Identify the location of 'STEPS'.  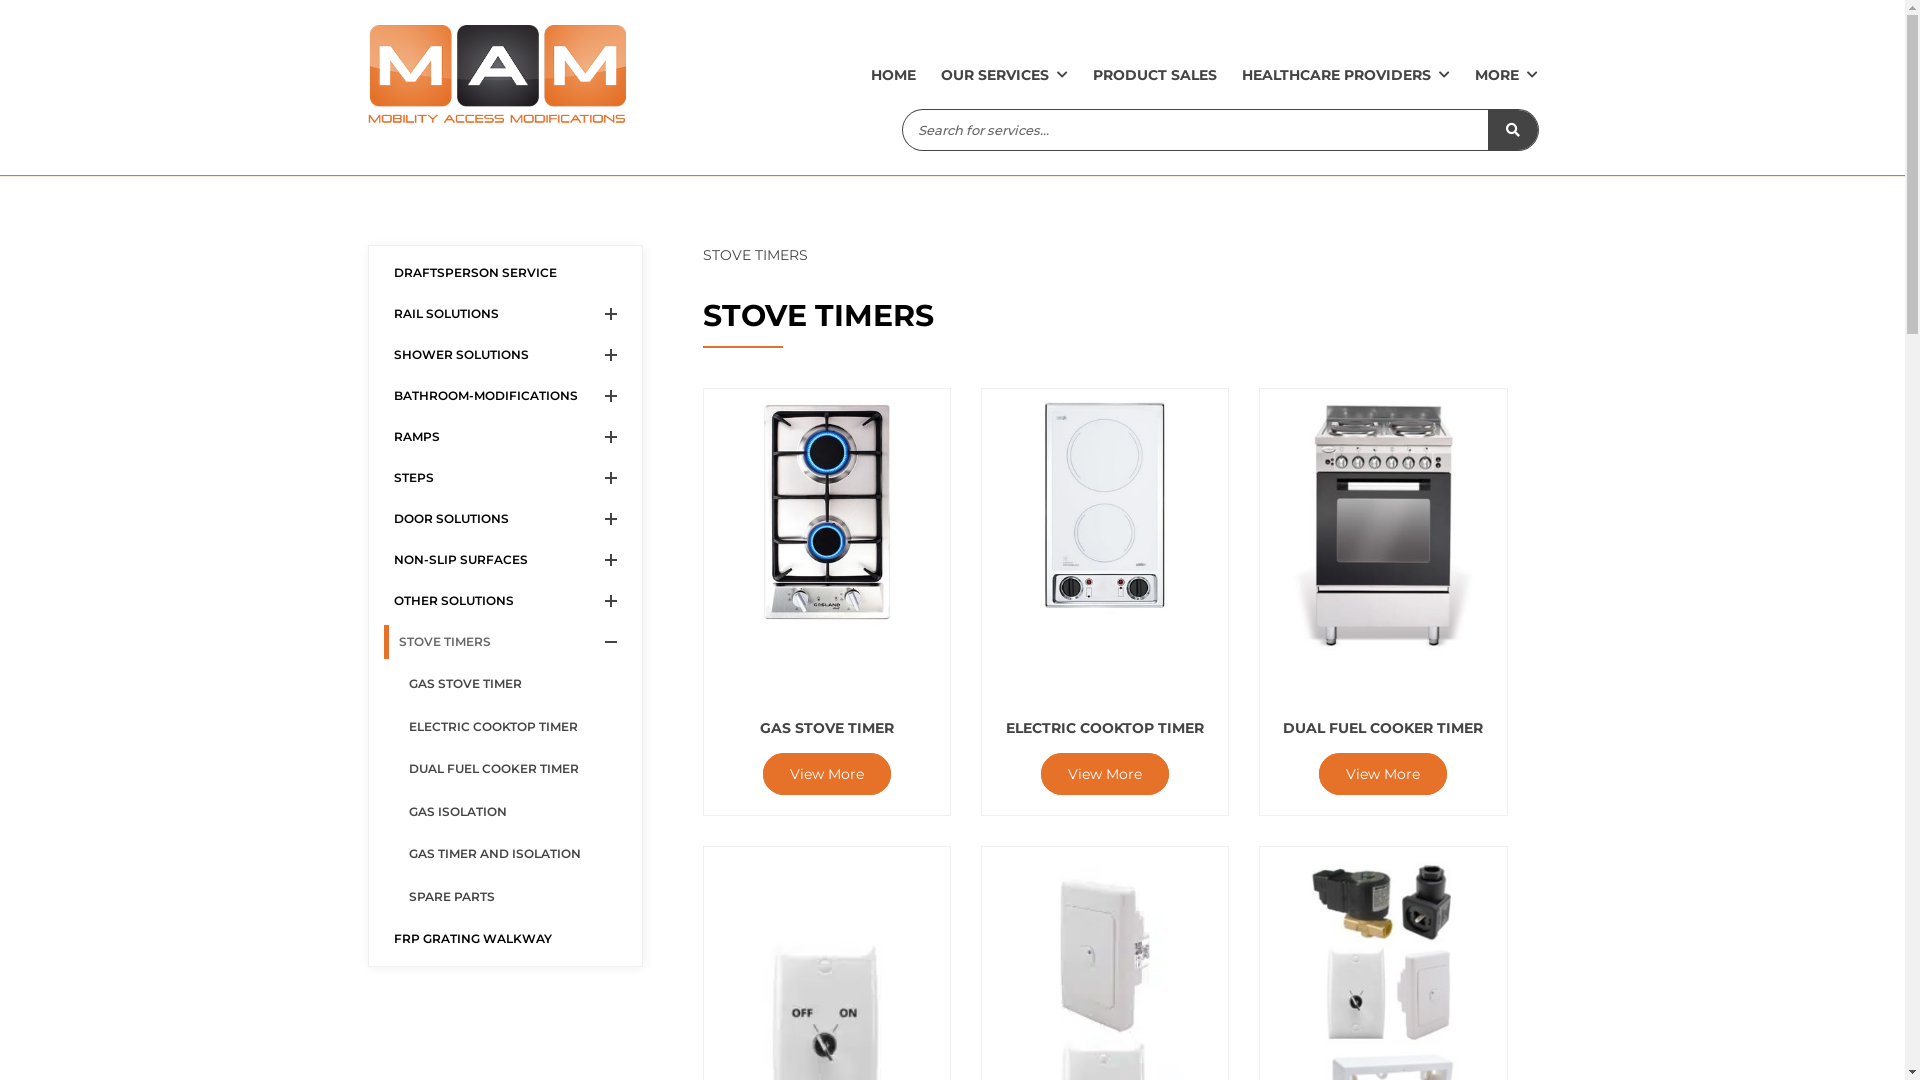
(487, 478).